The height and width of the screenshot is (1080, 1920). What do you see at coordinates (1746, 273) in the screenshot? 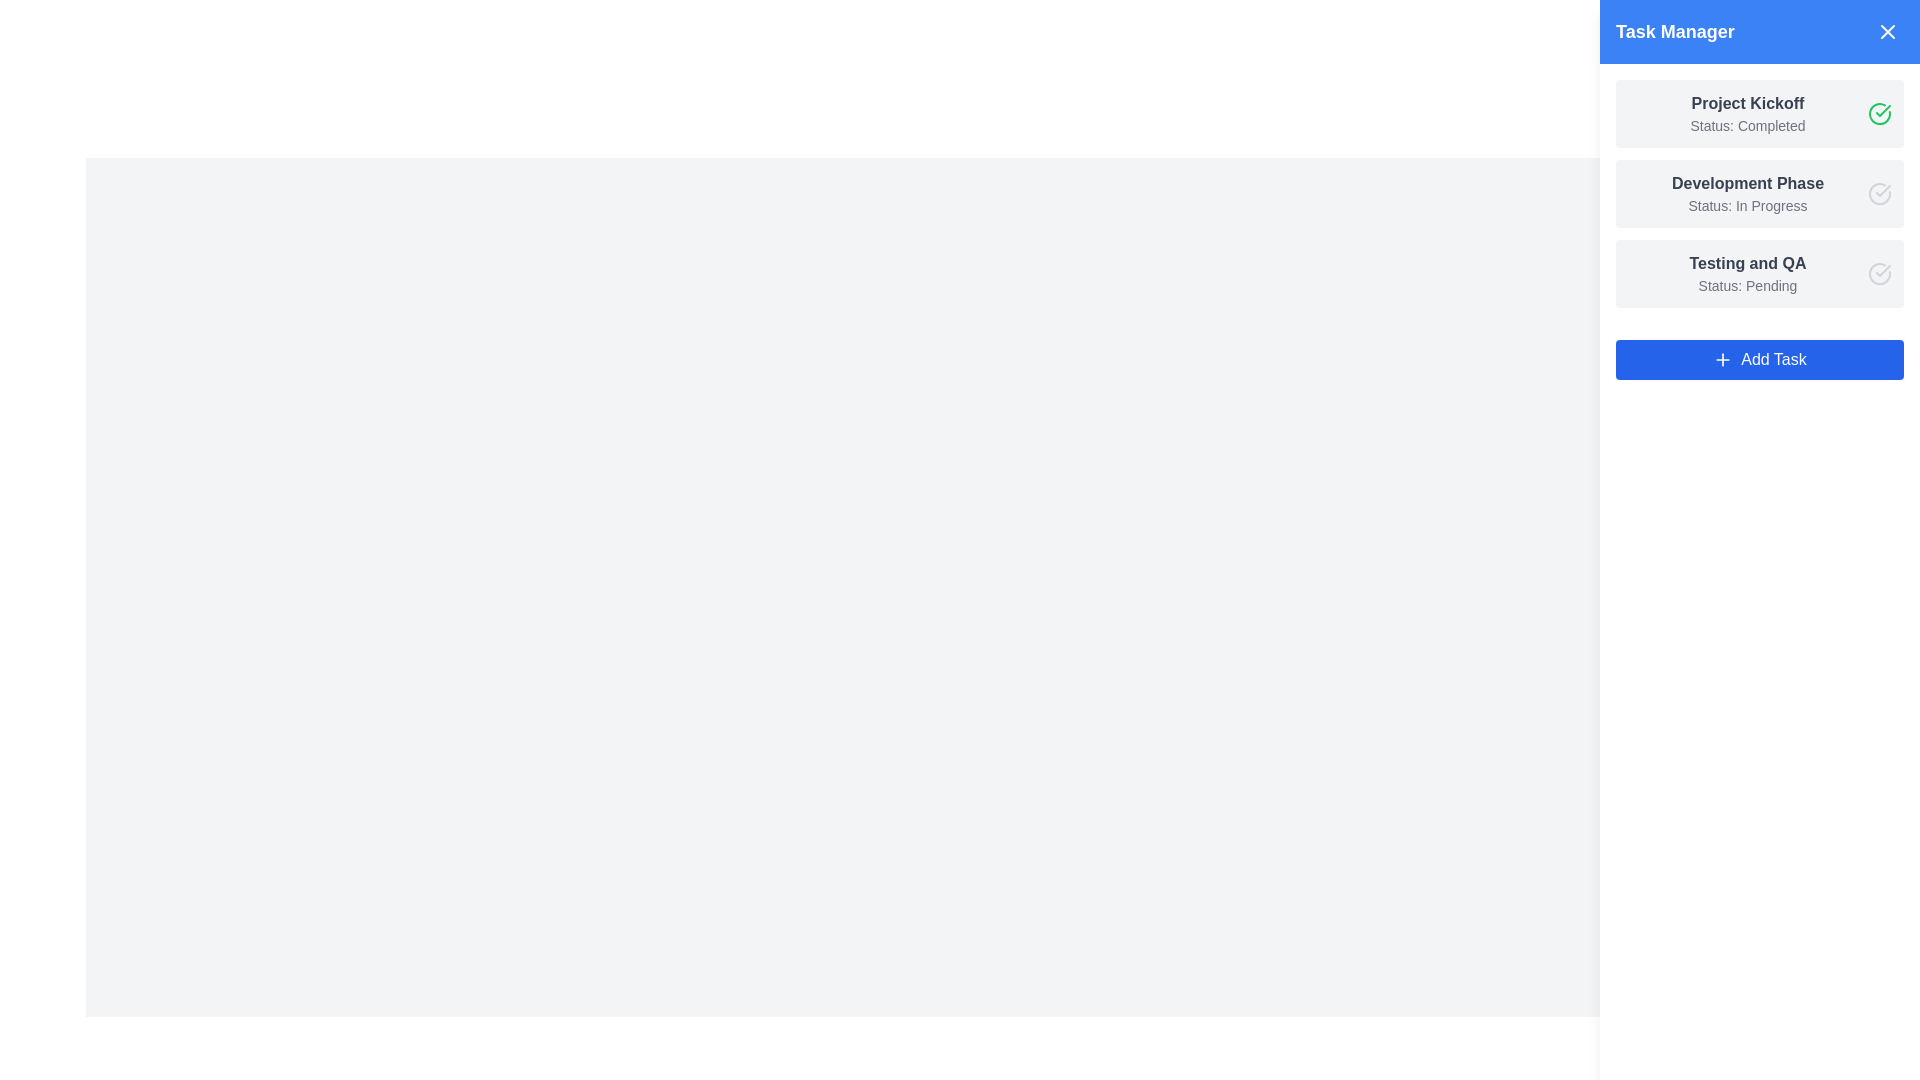
I see `'Testing and QA' label indicating the 'Pending' status, which is the third entry in the vertical list within the 'Task Manager' panel` at bounding box center [1746, 273].